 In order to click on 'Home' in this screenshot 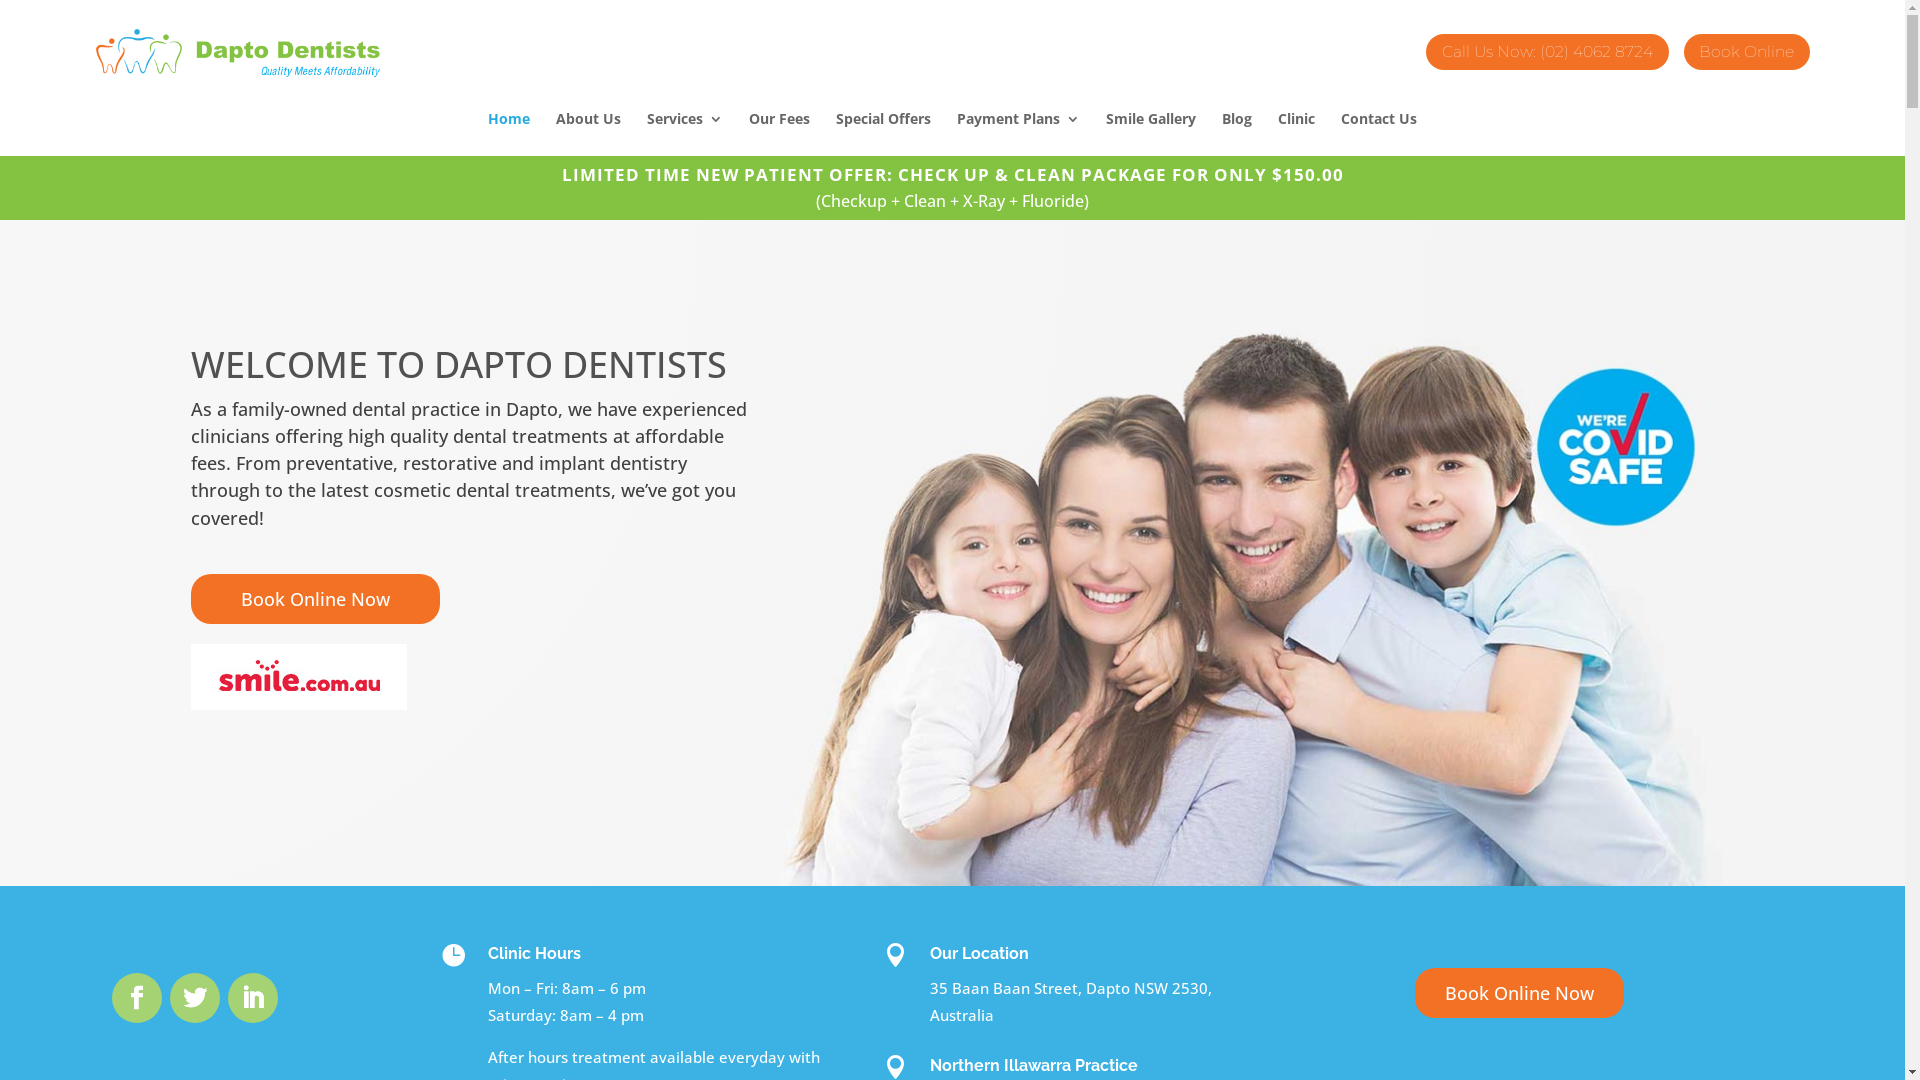, I will do `click(488, 134)`.